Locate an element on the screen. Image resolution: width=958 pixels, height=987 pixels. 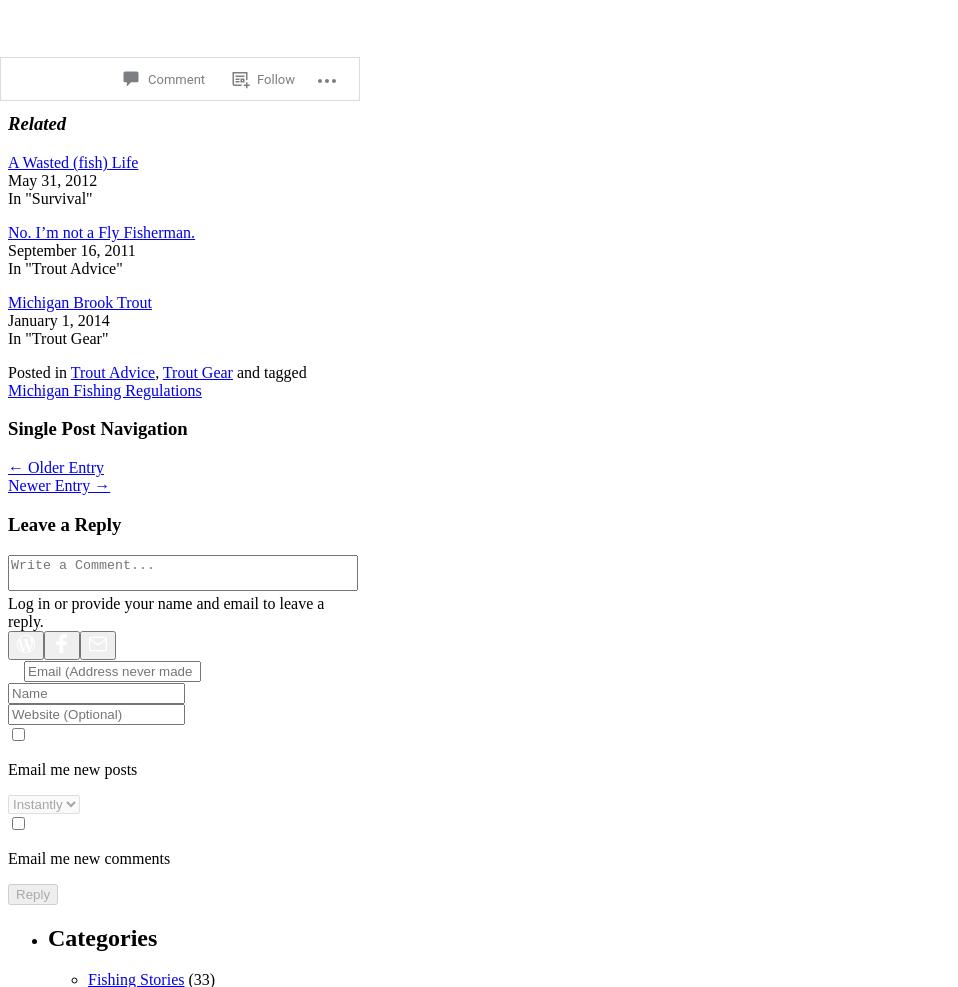
'Michigan Brook Trout' is located at coordinates (78, 300).